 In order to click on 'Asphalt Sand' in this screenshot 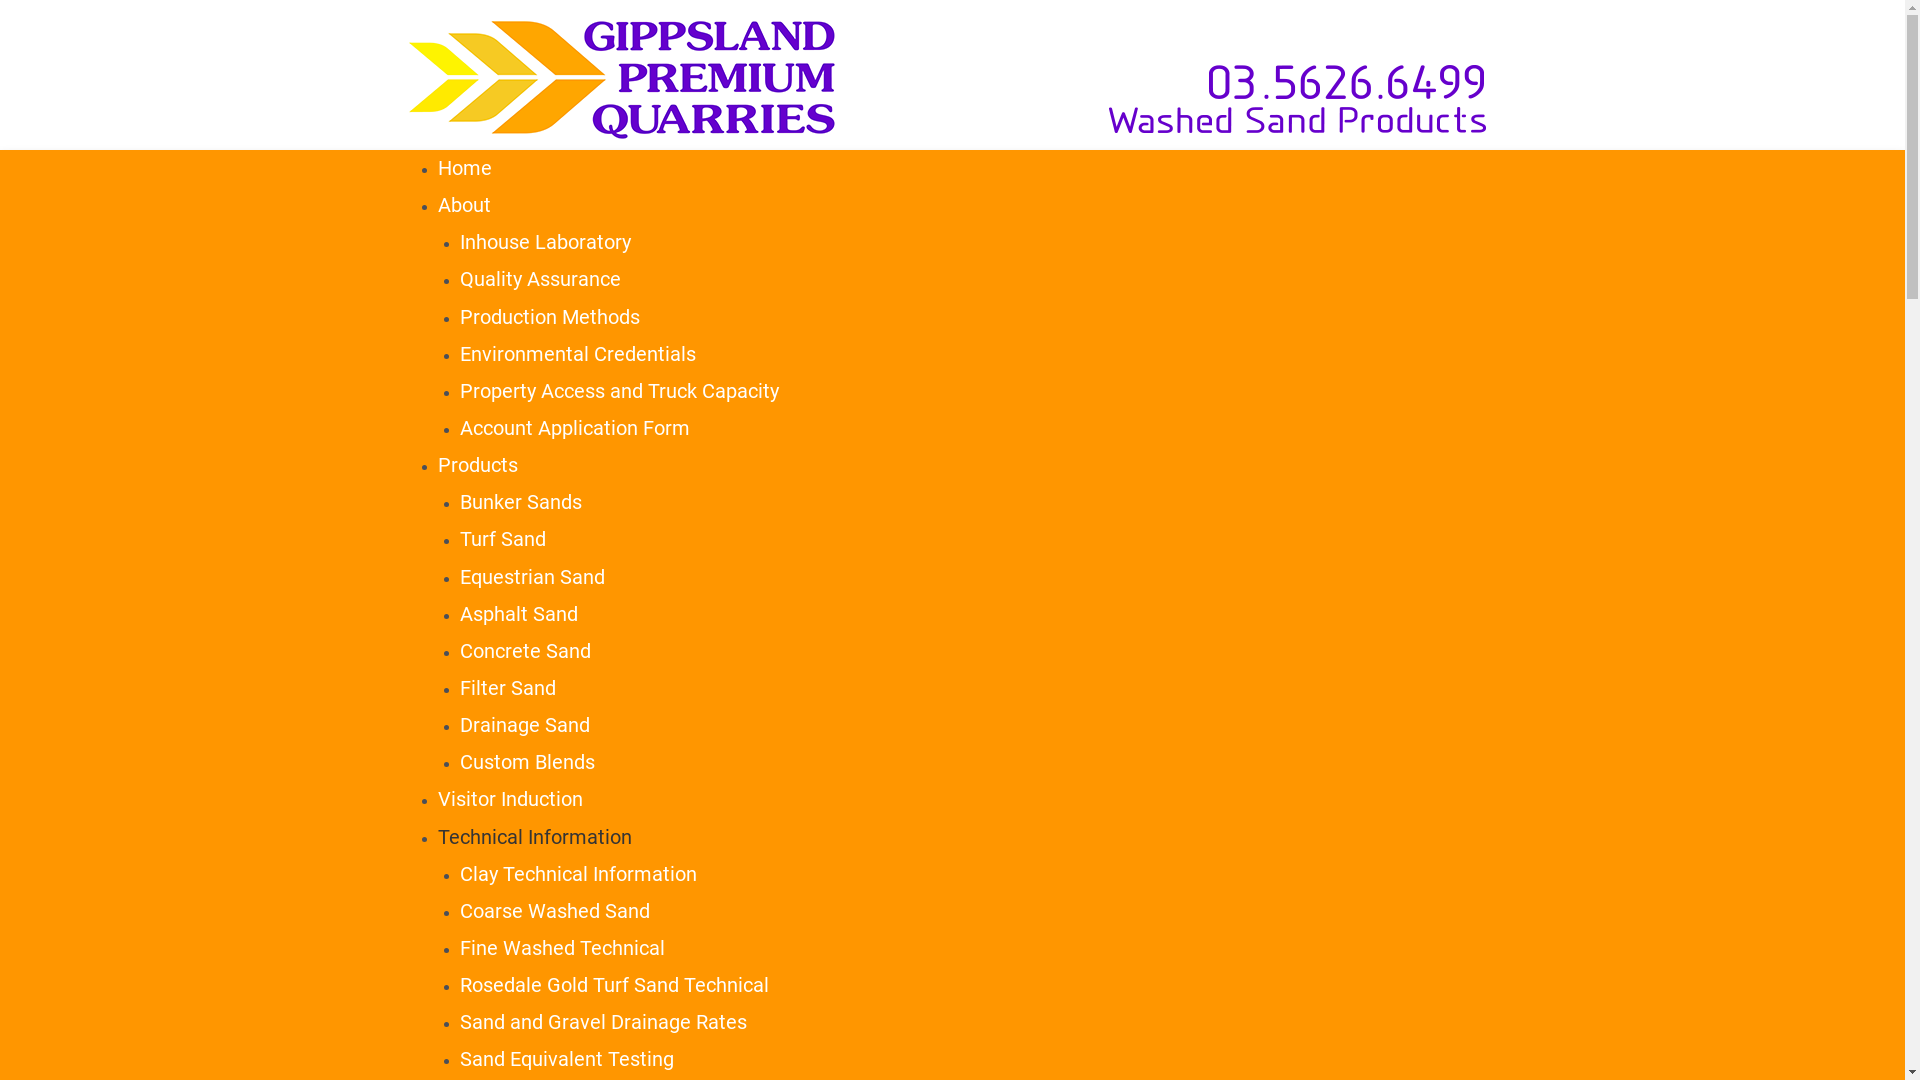, I will do `click(518, 612)`.